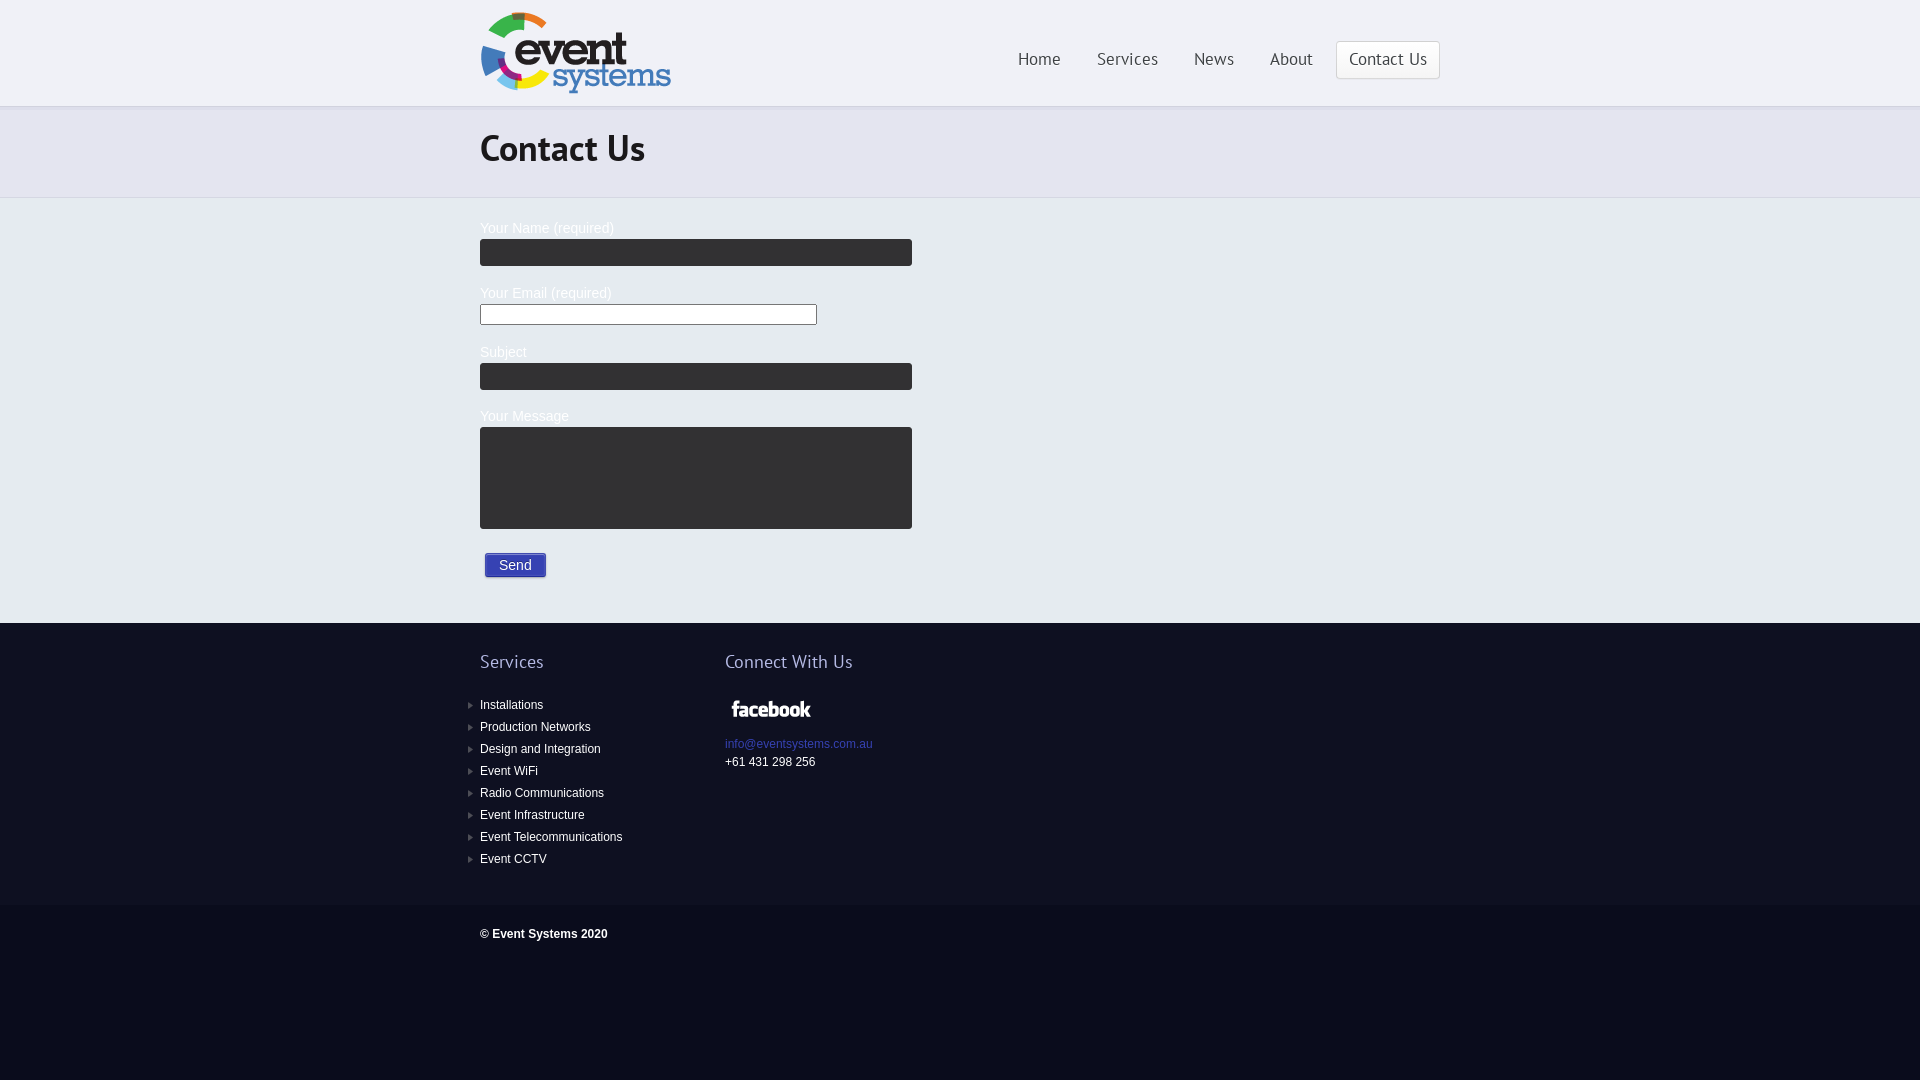  What do you see at coordinates (1386, 59) in the screenshot?
I see `'Contact Us'` at bounding box center [1386, 59].